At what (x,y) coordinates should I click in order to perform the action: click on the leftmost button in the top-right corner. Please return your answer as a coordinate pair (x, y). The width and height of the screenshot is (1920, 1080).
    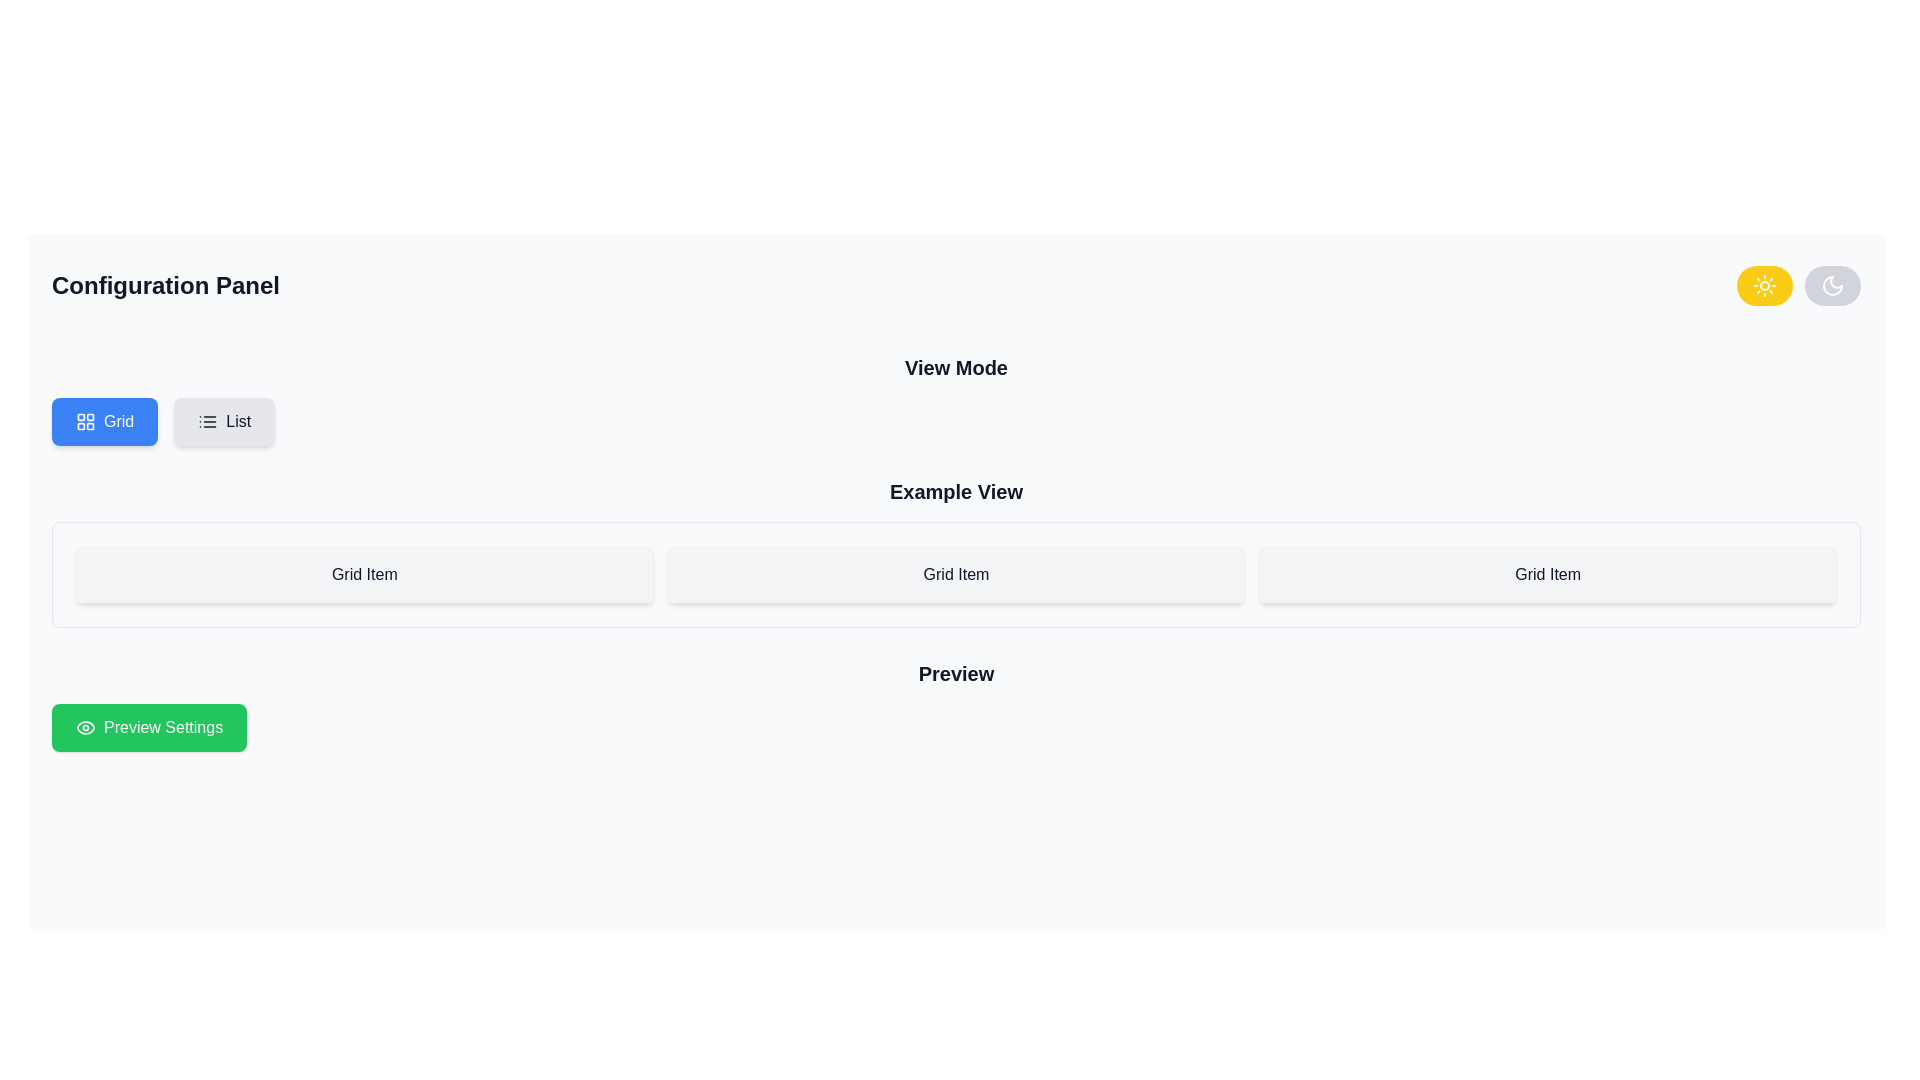
    Looking at the image, I should click on (1765, 285).